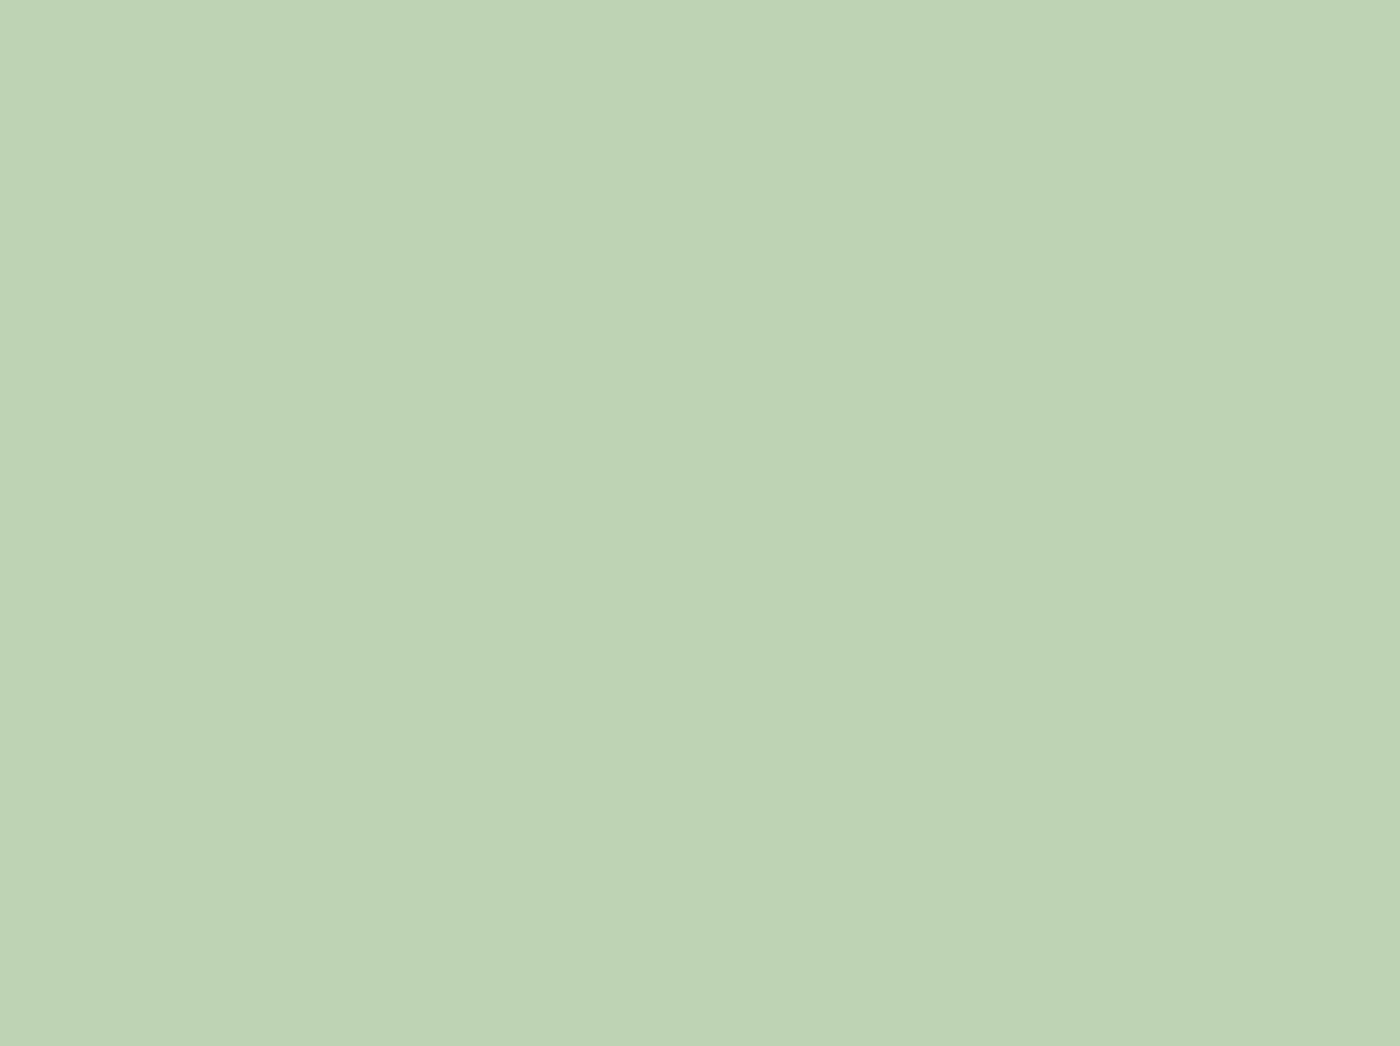 The height and width of the screenshot is (1046, 1400). Describe the element at coordinates (664, 408) in the screenshot. I see `'151st. Chris Maynes'` at that location.